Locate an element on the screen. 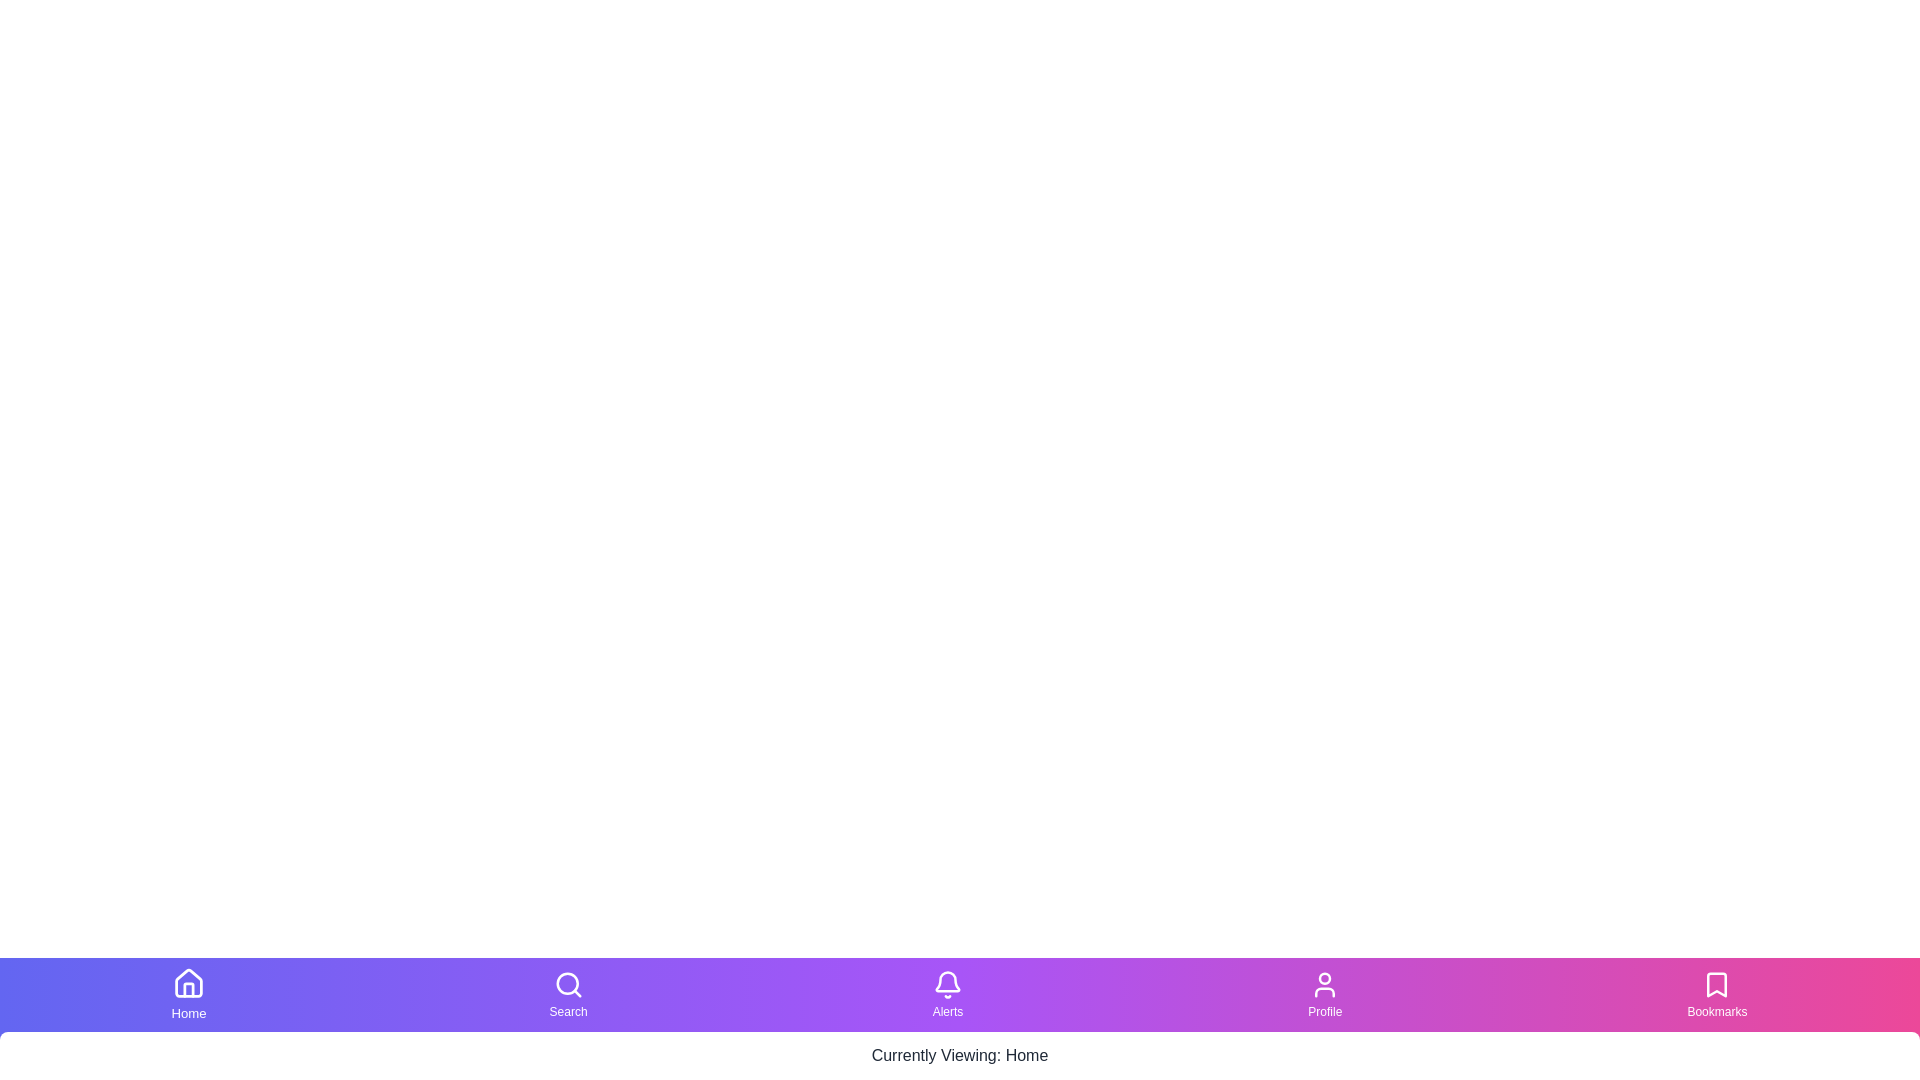  the Profile tab is located at coordinates (1325, 995).